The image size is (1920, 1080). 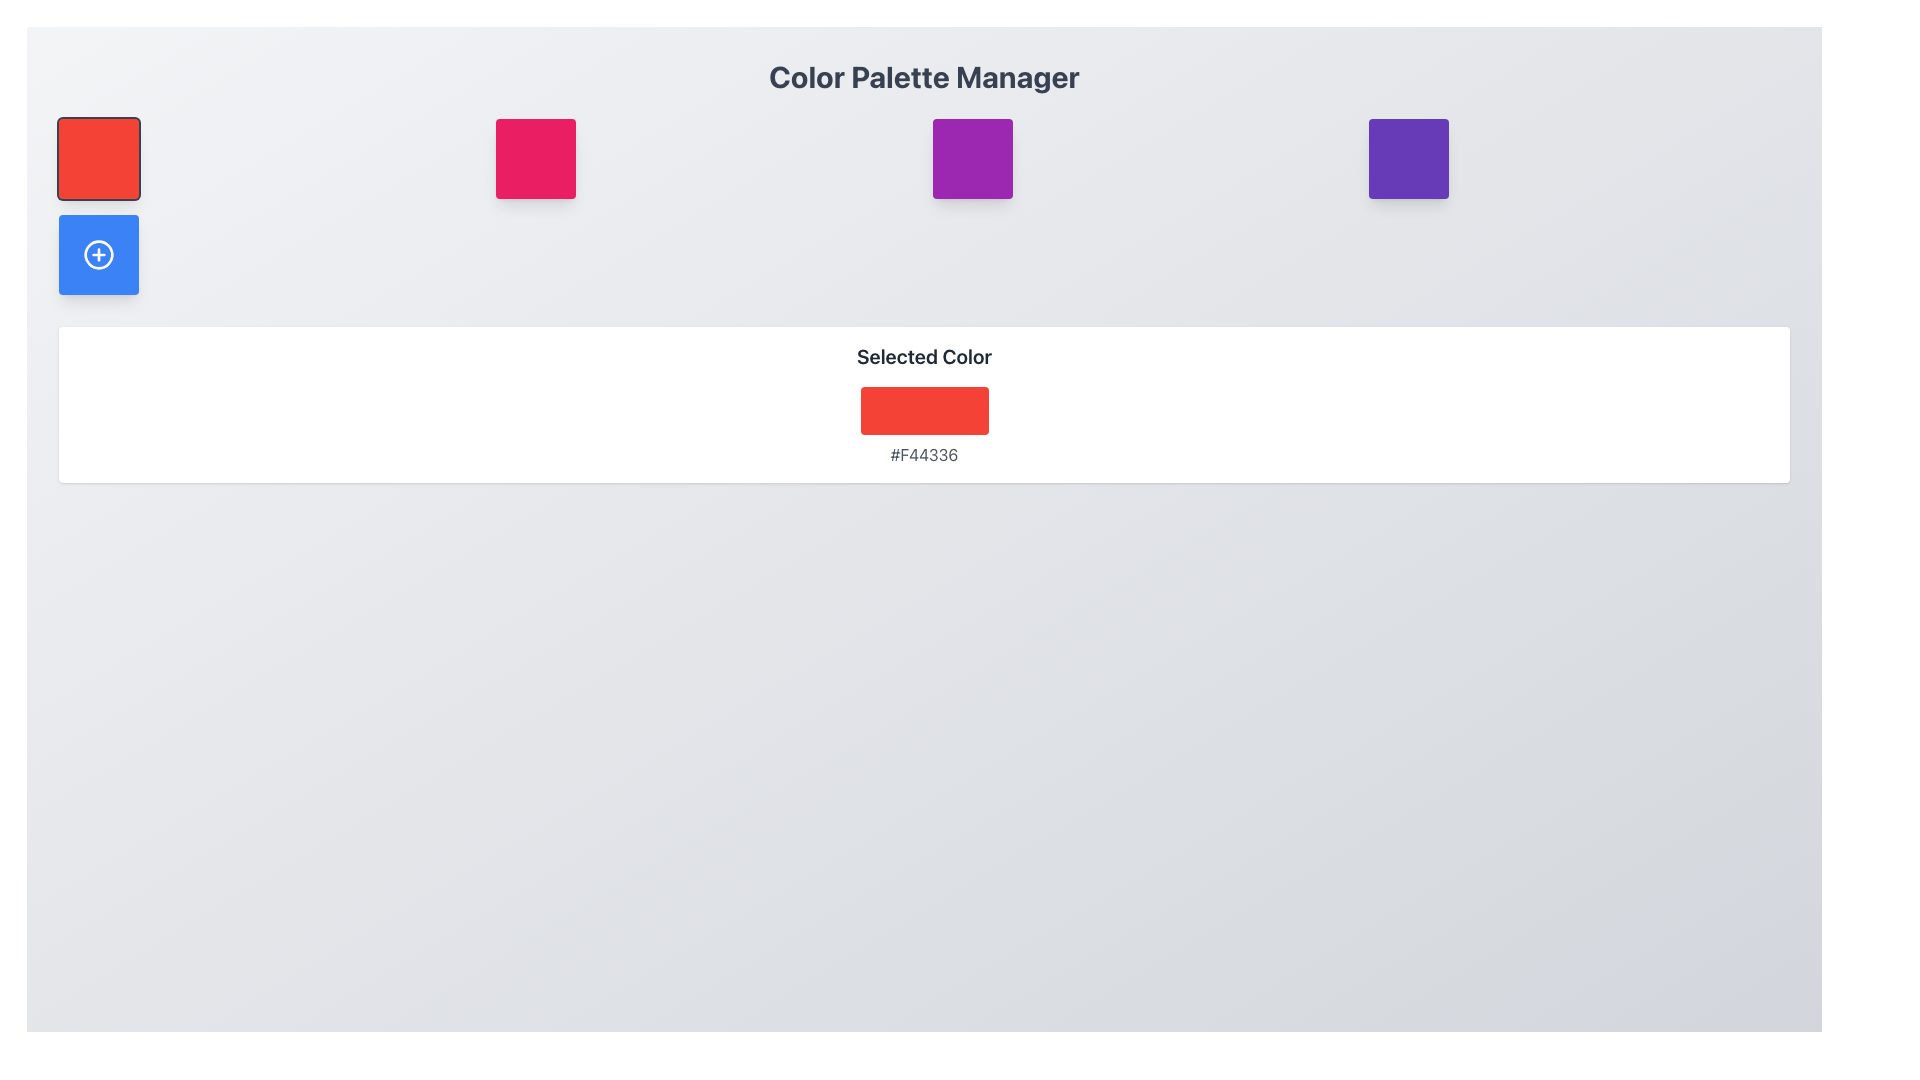 I want to click on the third button in a row of four elements in the color palette selector interface, located beneath the 'Color Palette Manager' title, so click(x=972, y=157).